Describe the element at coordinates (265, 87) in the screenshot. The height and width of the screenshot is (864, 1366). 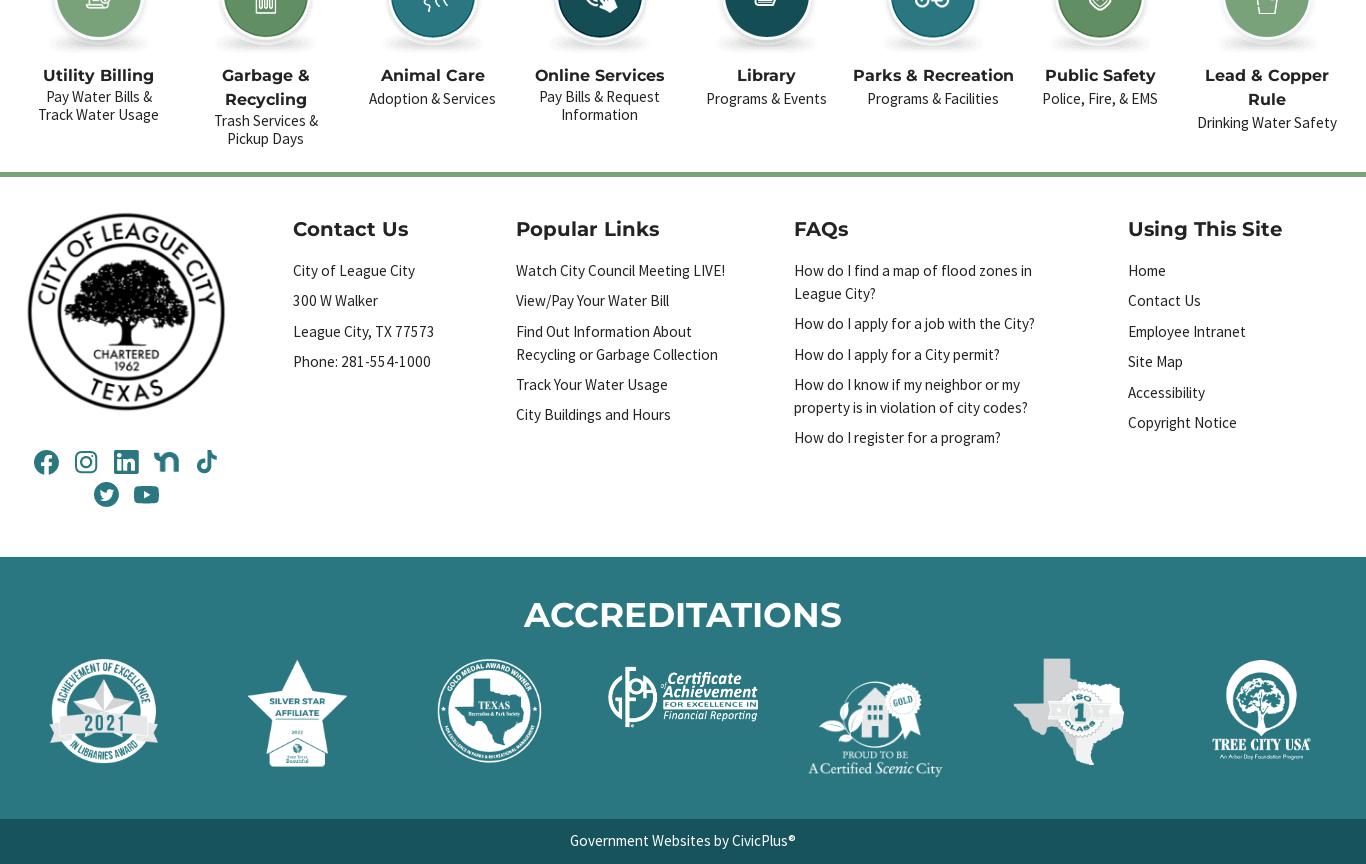
I see `'Garbage & Recycling'` at that location.